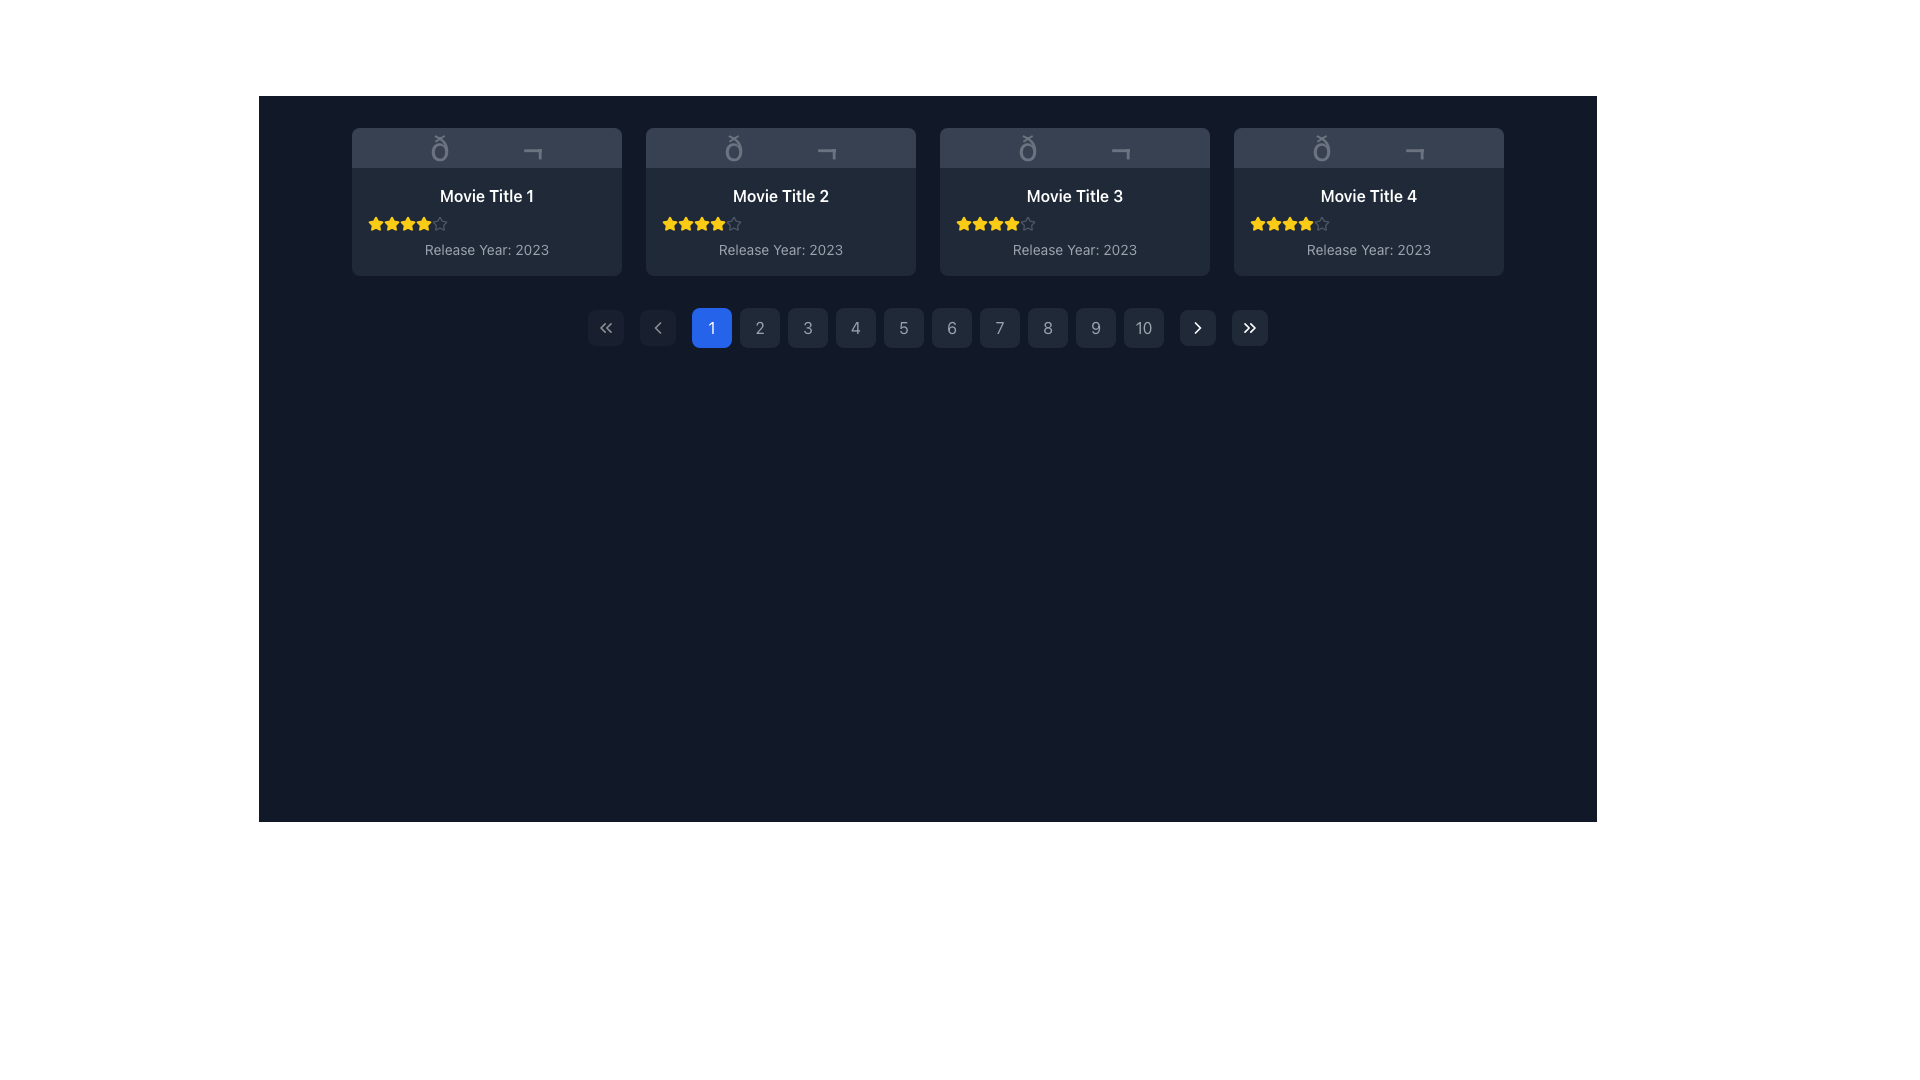  I want to click on the navigation icon located next to the page number '10' in the pagination section, so click(1198, 326).